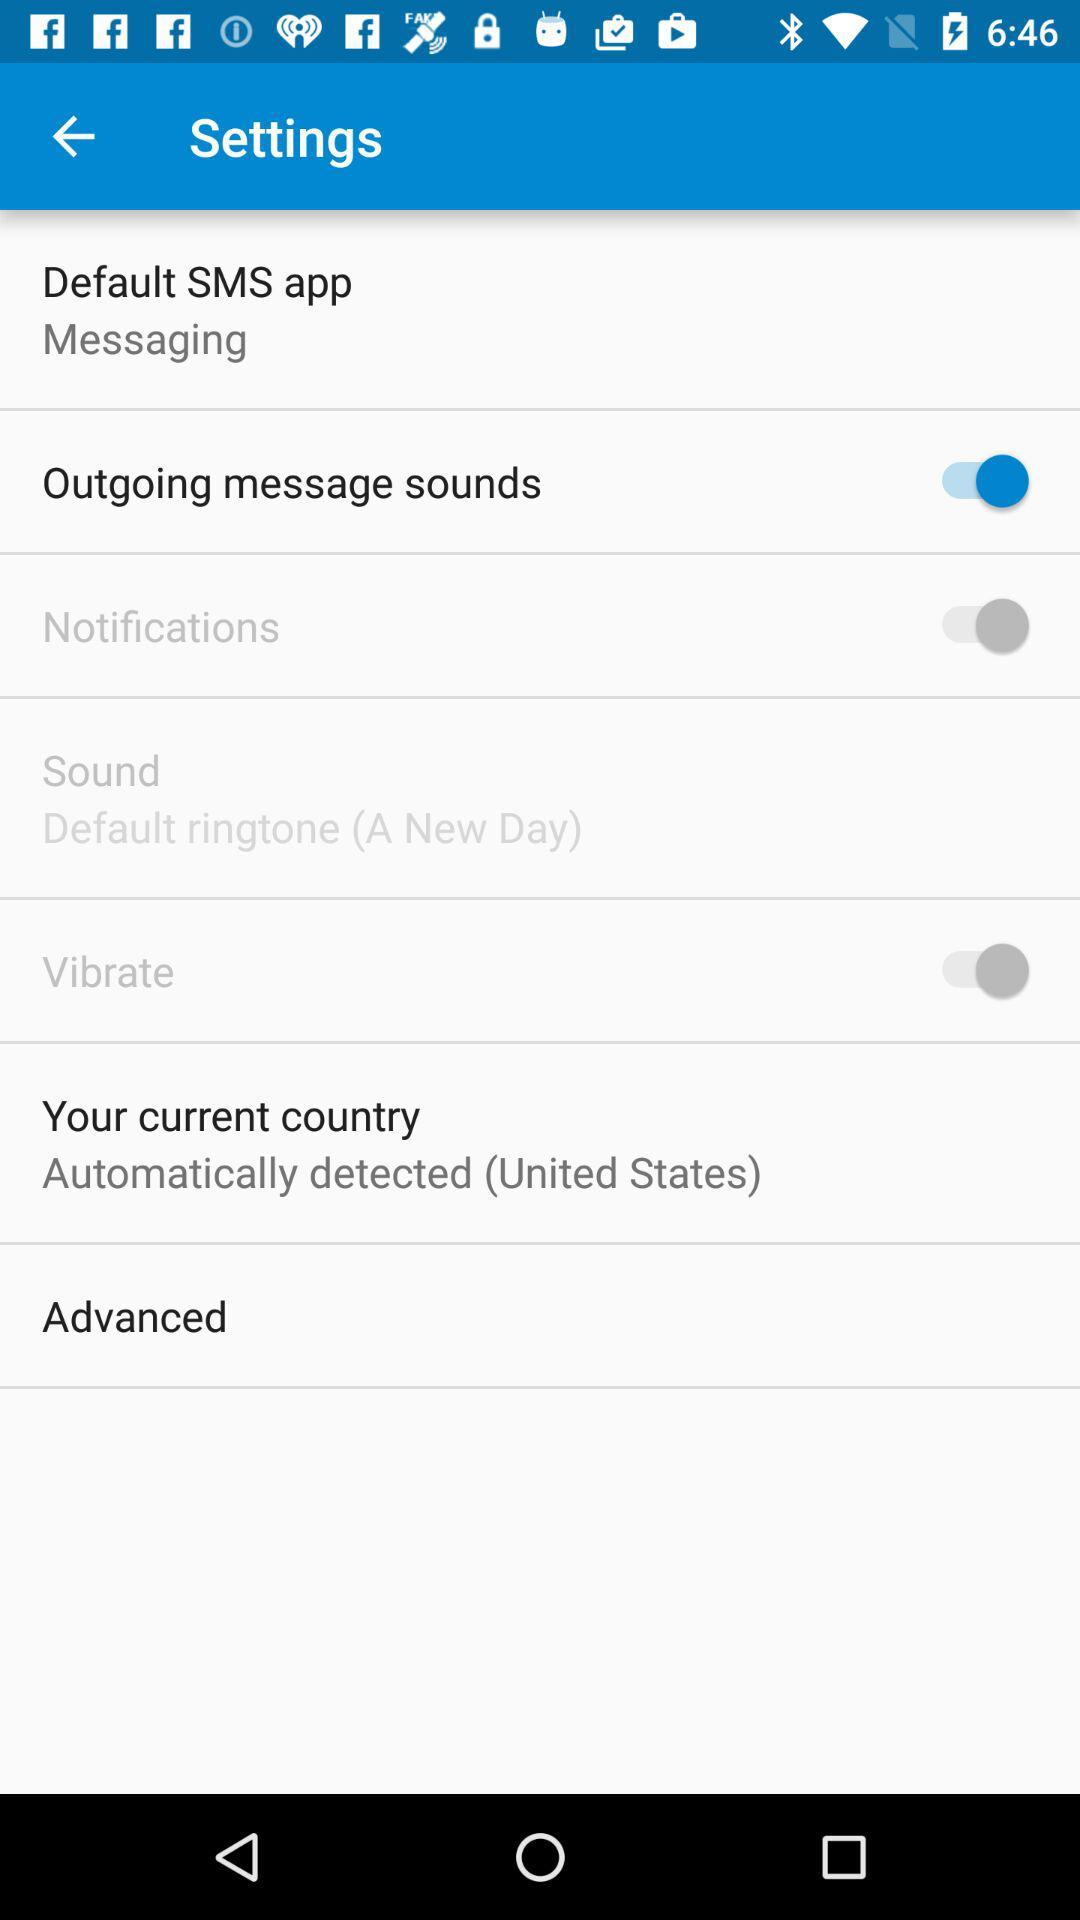  I want to click on the advanced icon, so click(135, 1315).